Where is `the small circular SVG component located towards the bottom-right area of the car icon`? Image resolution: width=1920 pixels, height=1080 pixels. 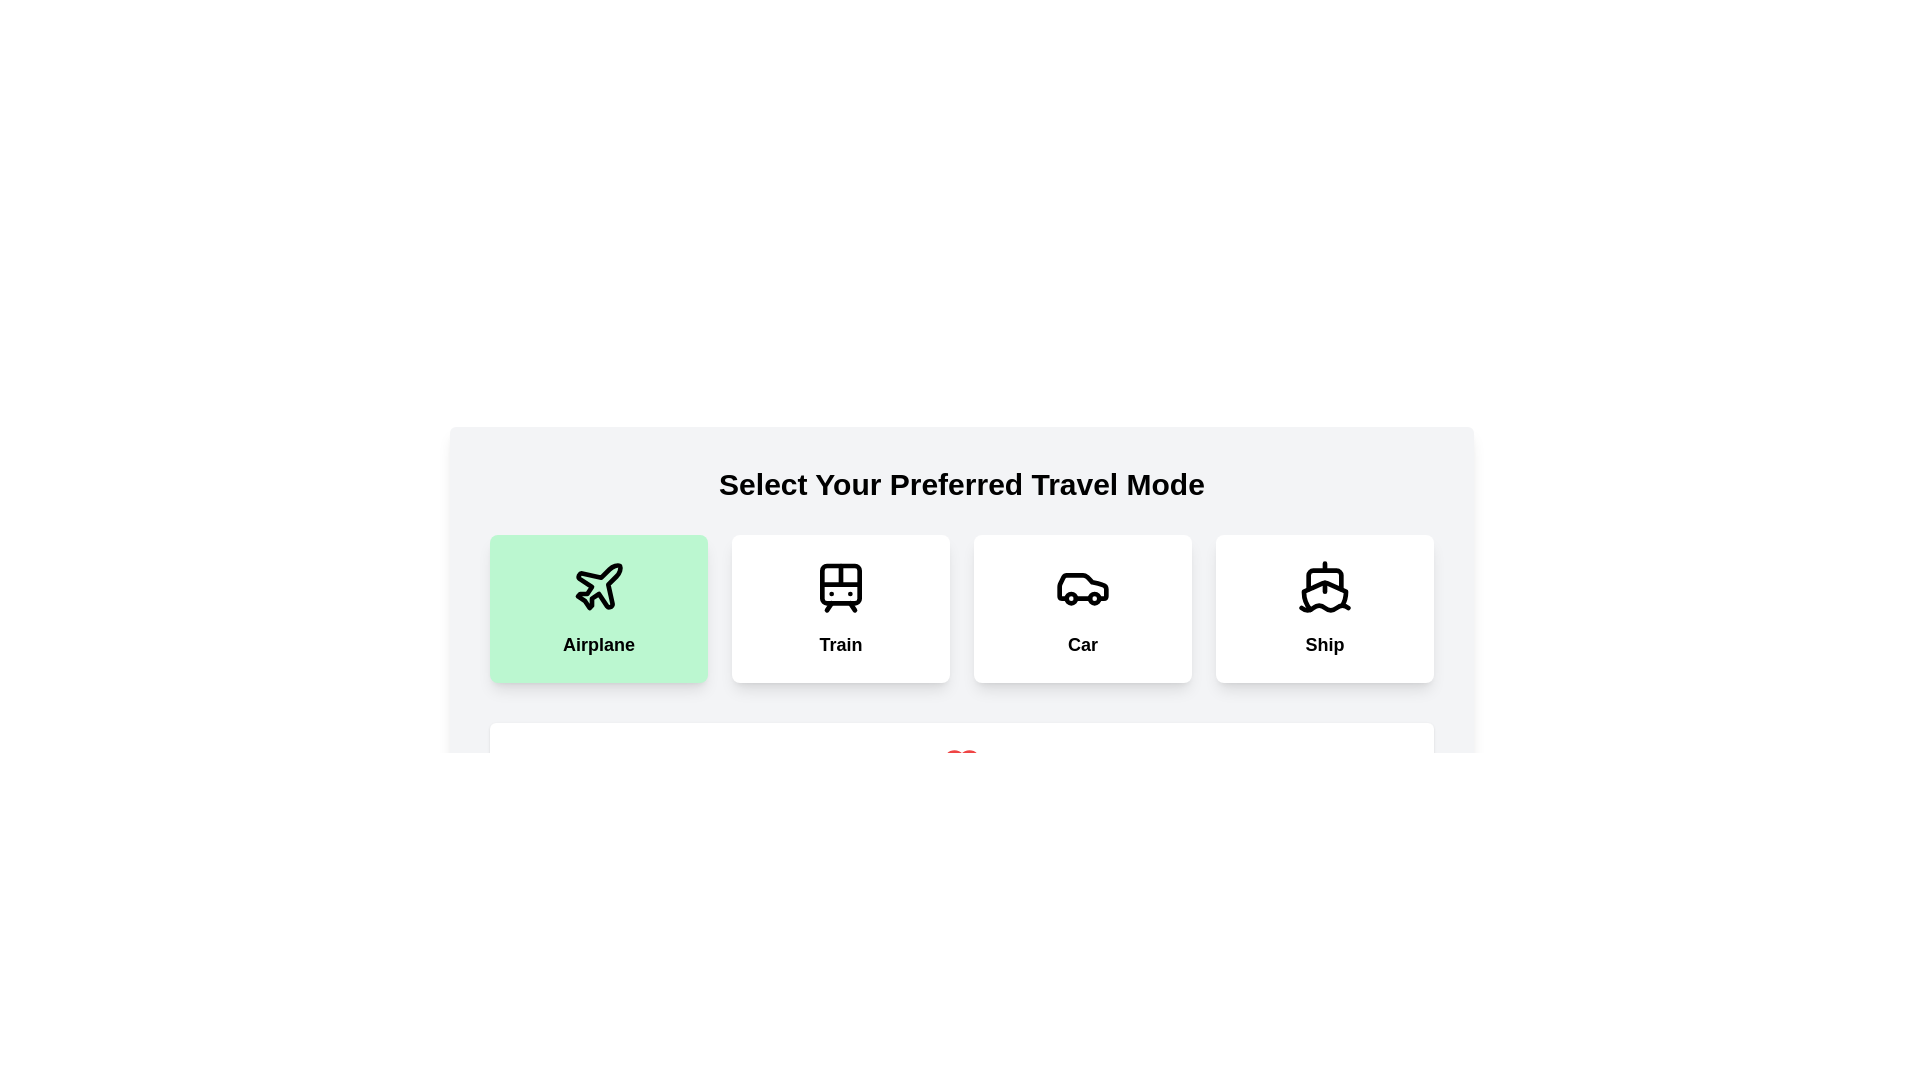
the small circular SVG component located towards the bottom-right area of the car icon is located at coordinates (1093, 597).